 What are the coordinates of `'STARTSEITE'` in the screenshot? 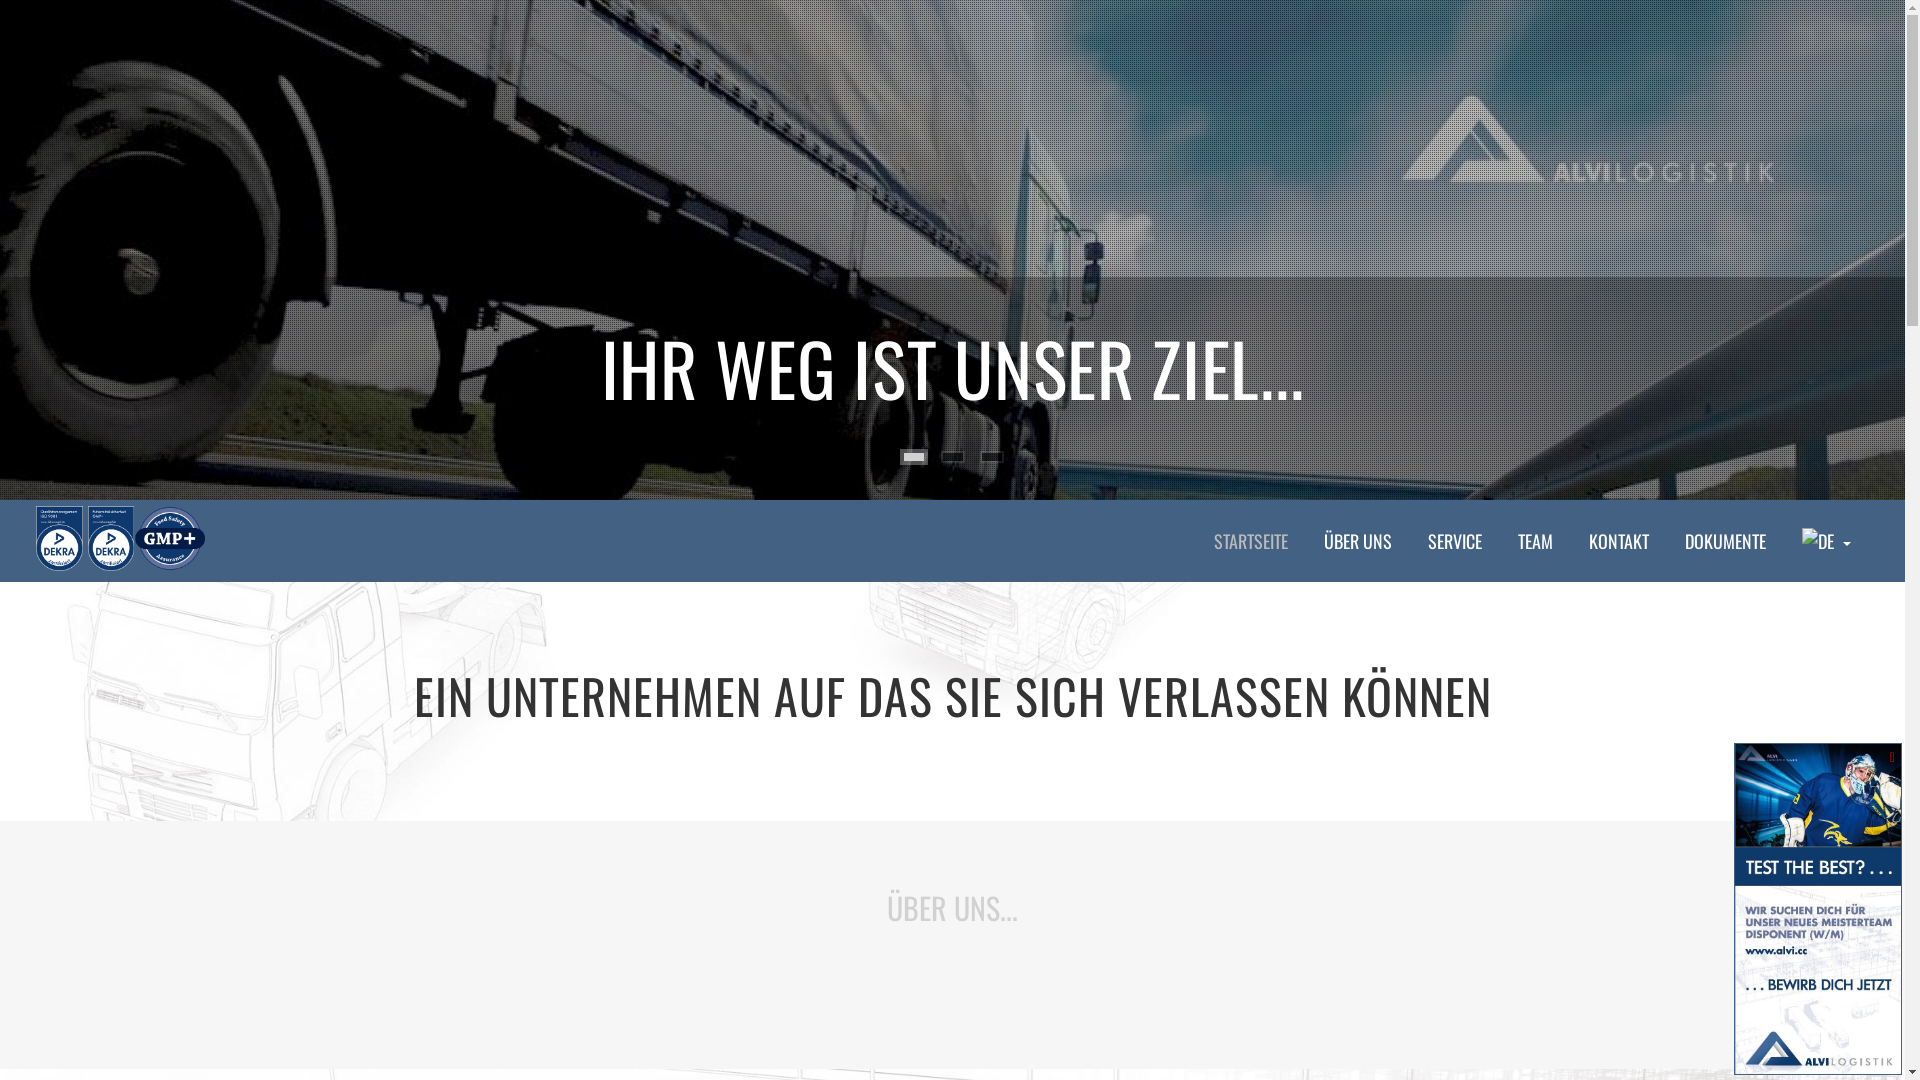 It's located at (1250, 540).